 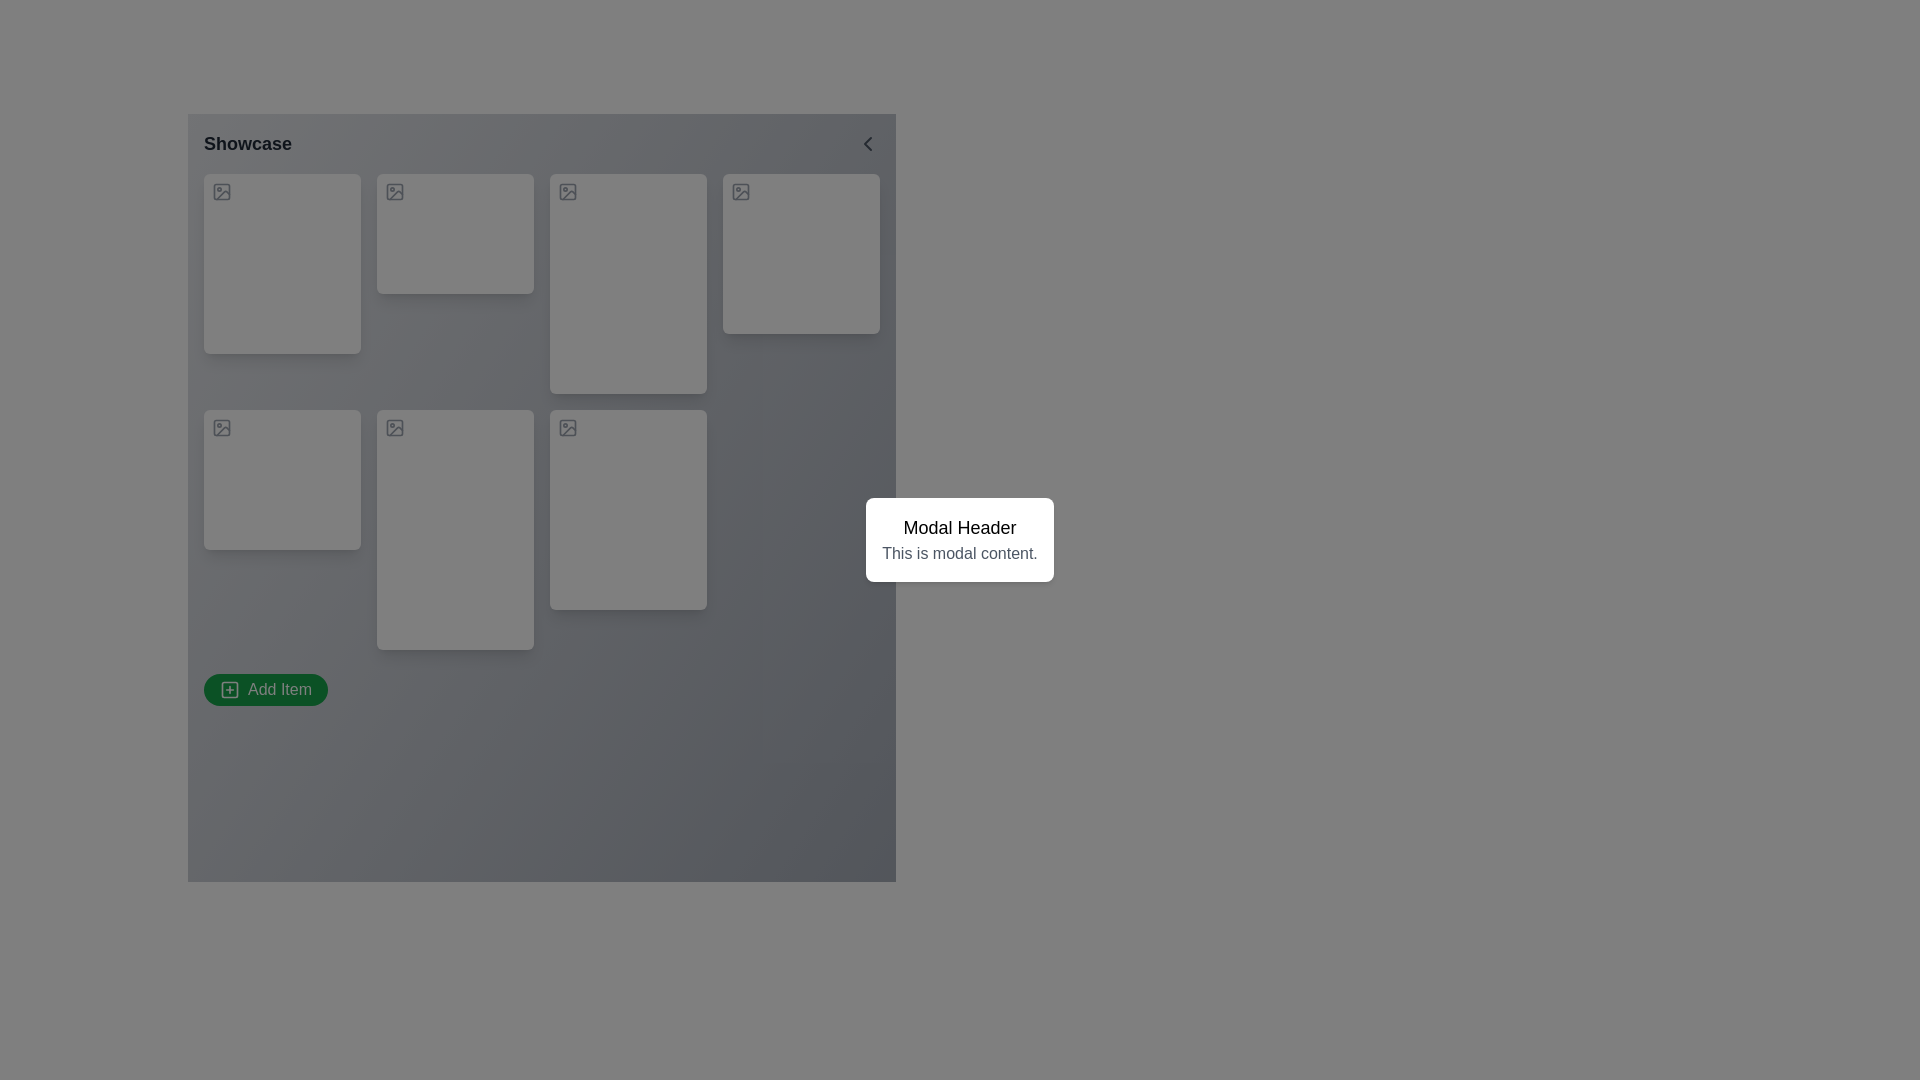 What do you see at coordinates (627, 284) in the screenshot?
I see `the third card in the top row of the grid layout` at bounding box center [627, 284].